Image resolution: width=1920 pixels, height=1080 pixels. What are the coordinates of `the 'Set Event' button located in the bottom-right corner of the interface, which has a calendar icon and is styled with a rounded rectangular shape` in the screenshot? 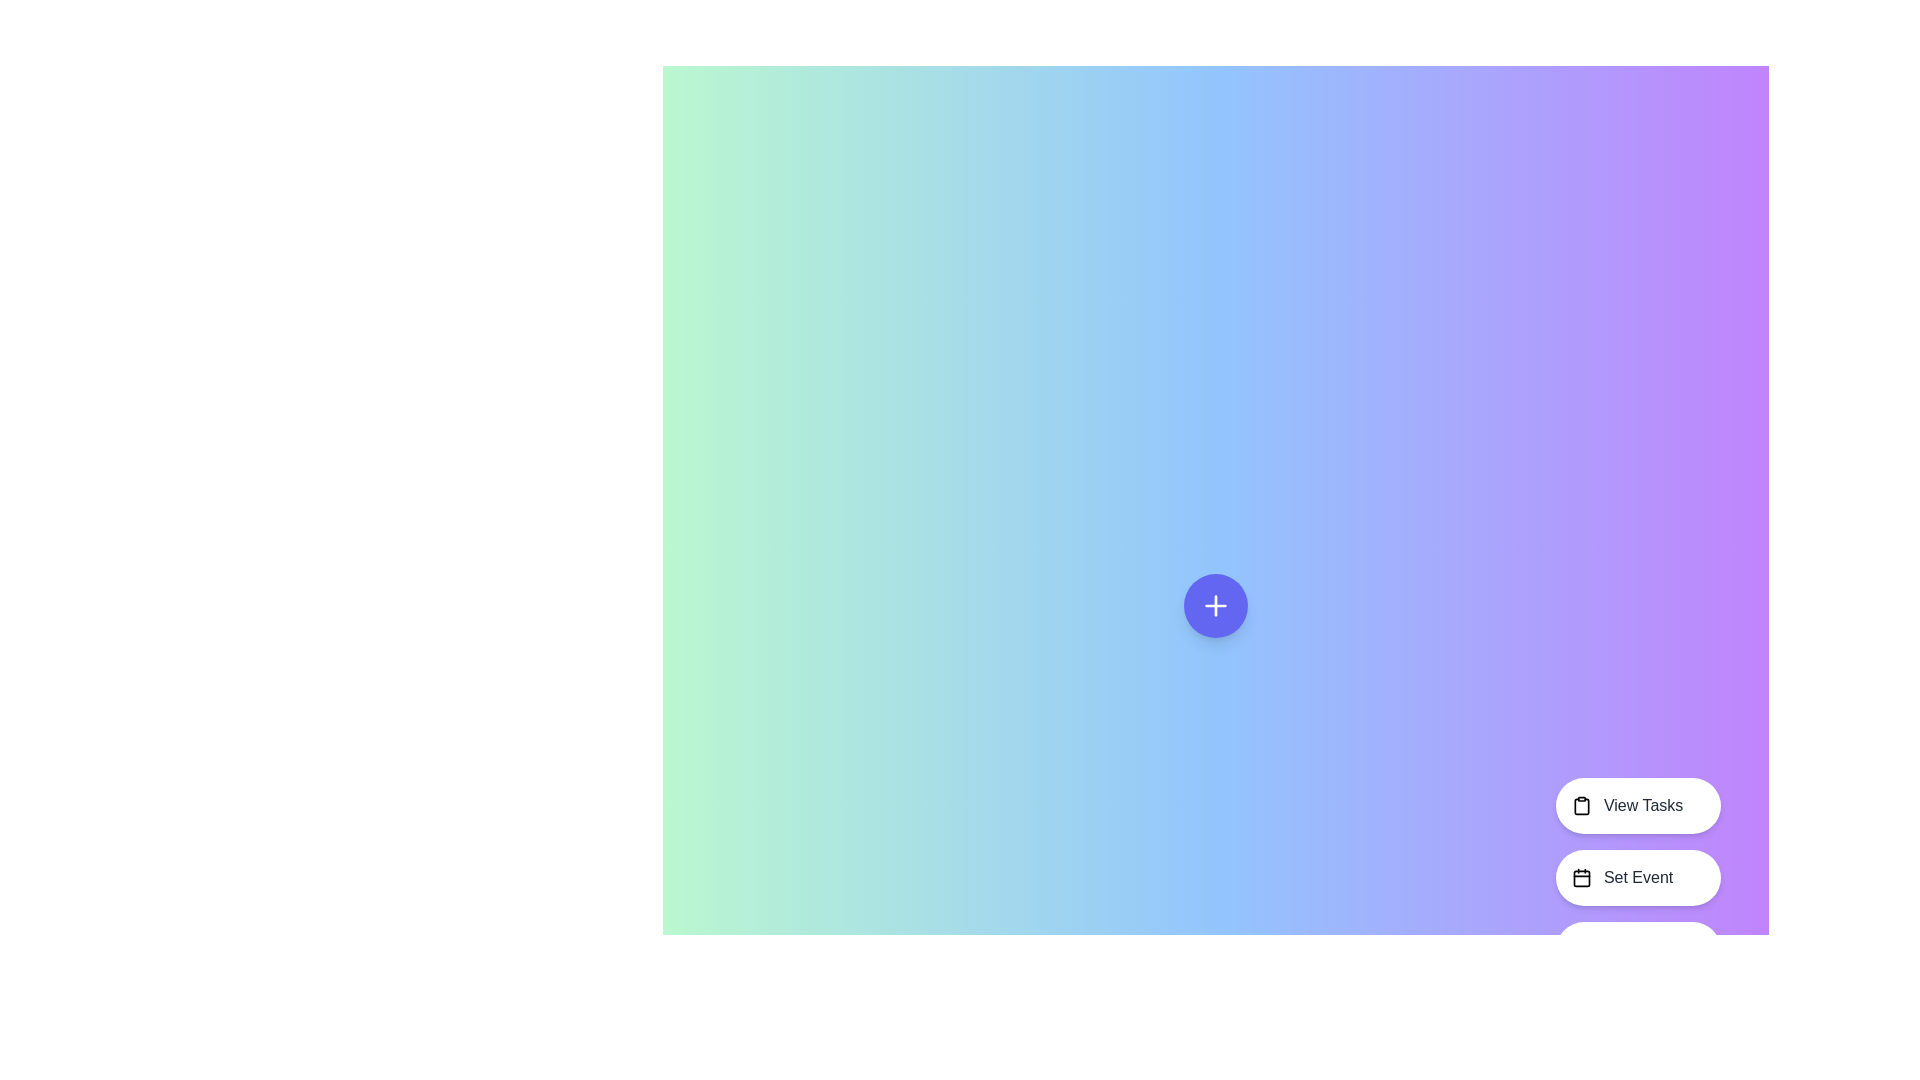 It's located at (1638, 877).